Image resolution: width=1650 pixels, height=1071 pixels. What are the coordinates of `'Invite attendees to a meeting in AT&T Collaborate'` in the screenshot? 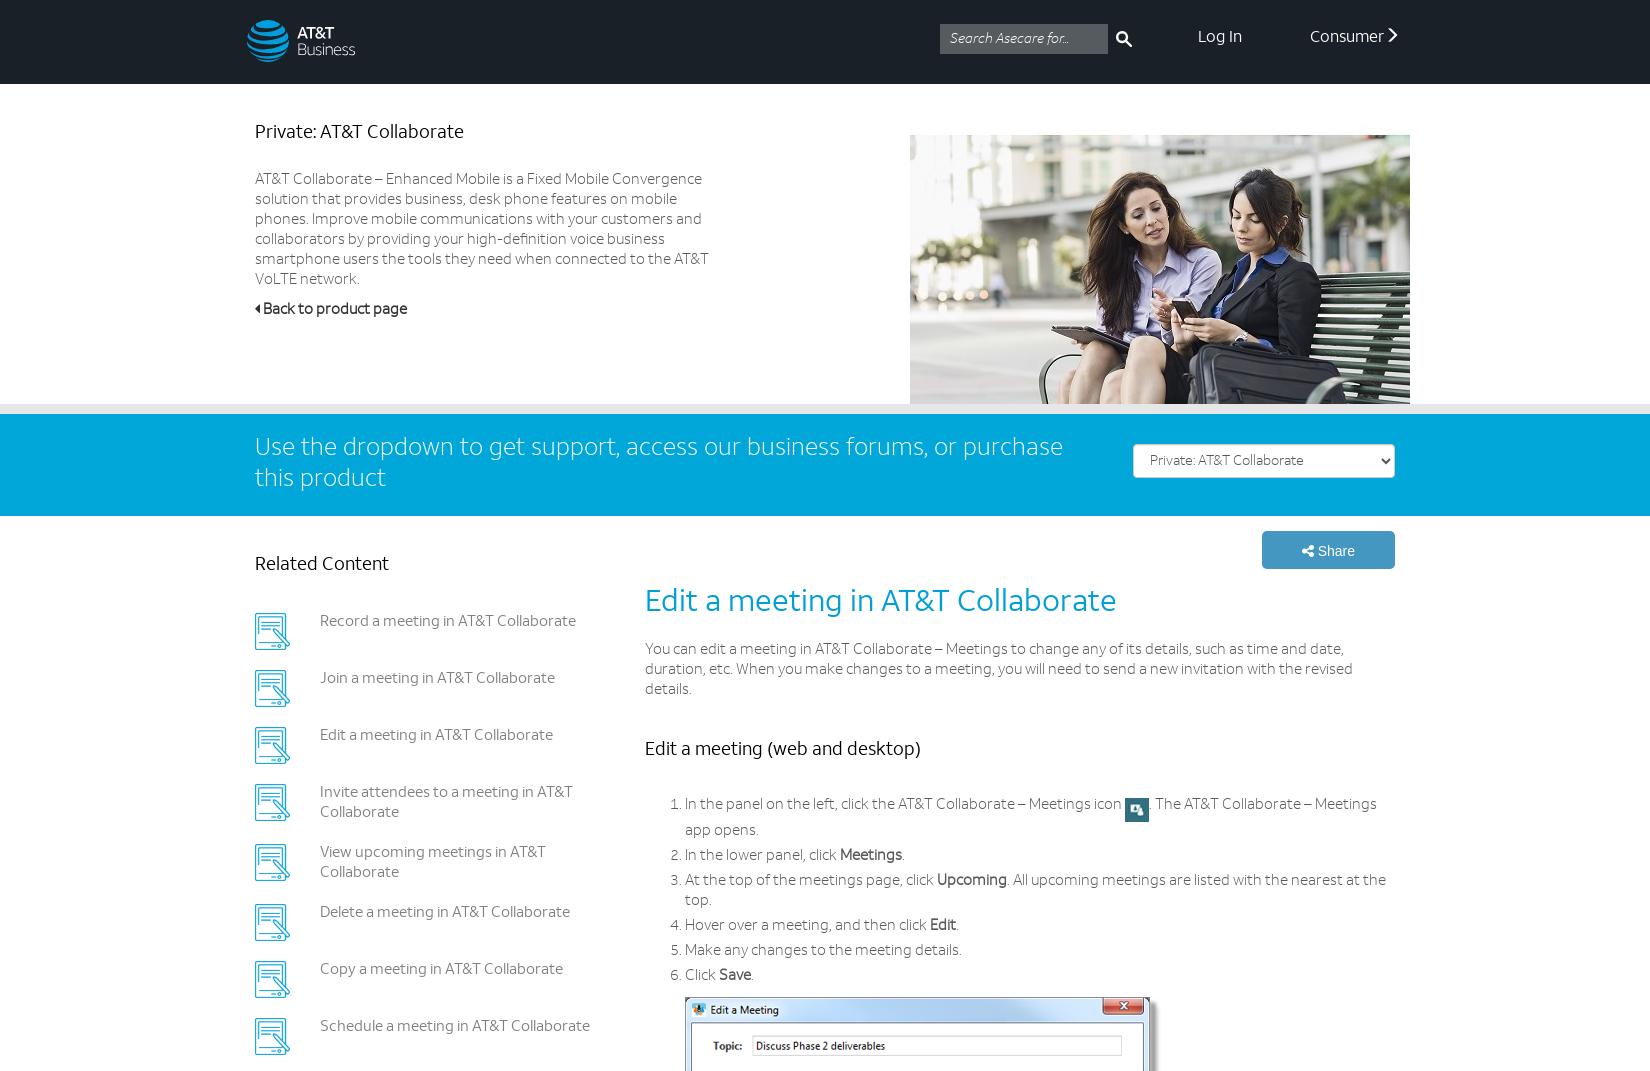 It's located at (444, 802).